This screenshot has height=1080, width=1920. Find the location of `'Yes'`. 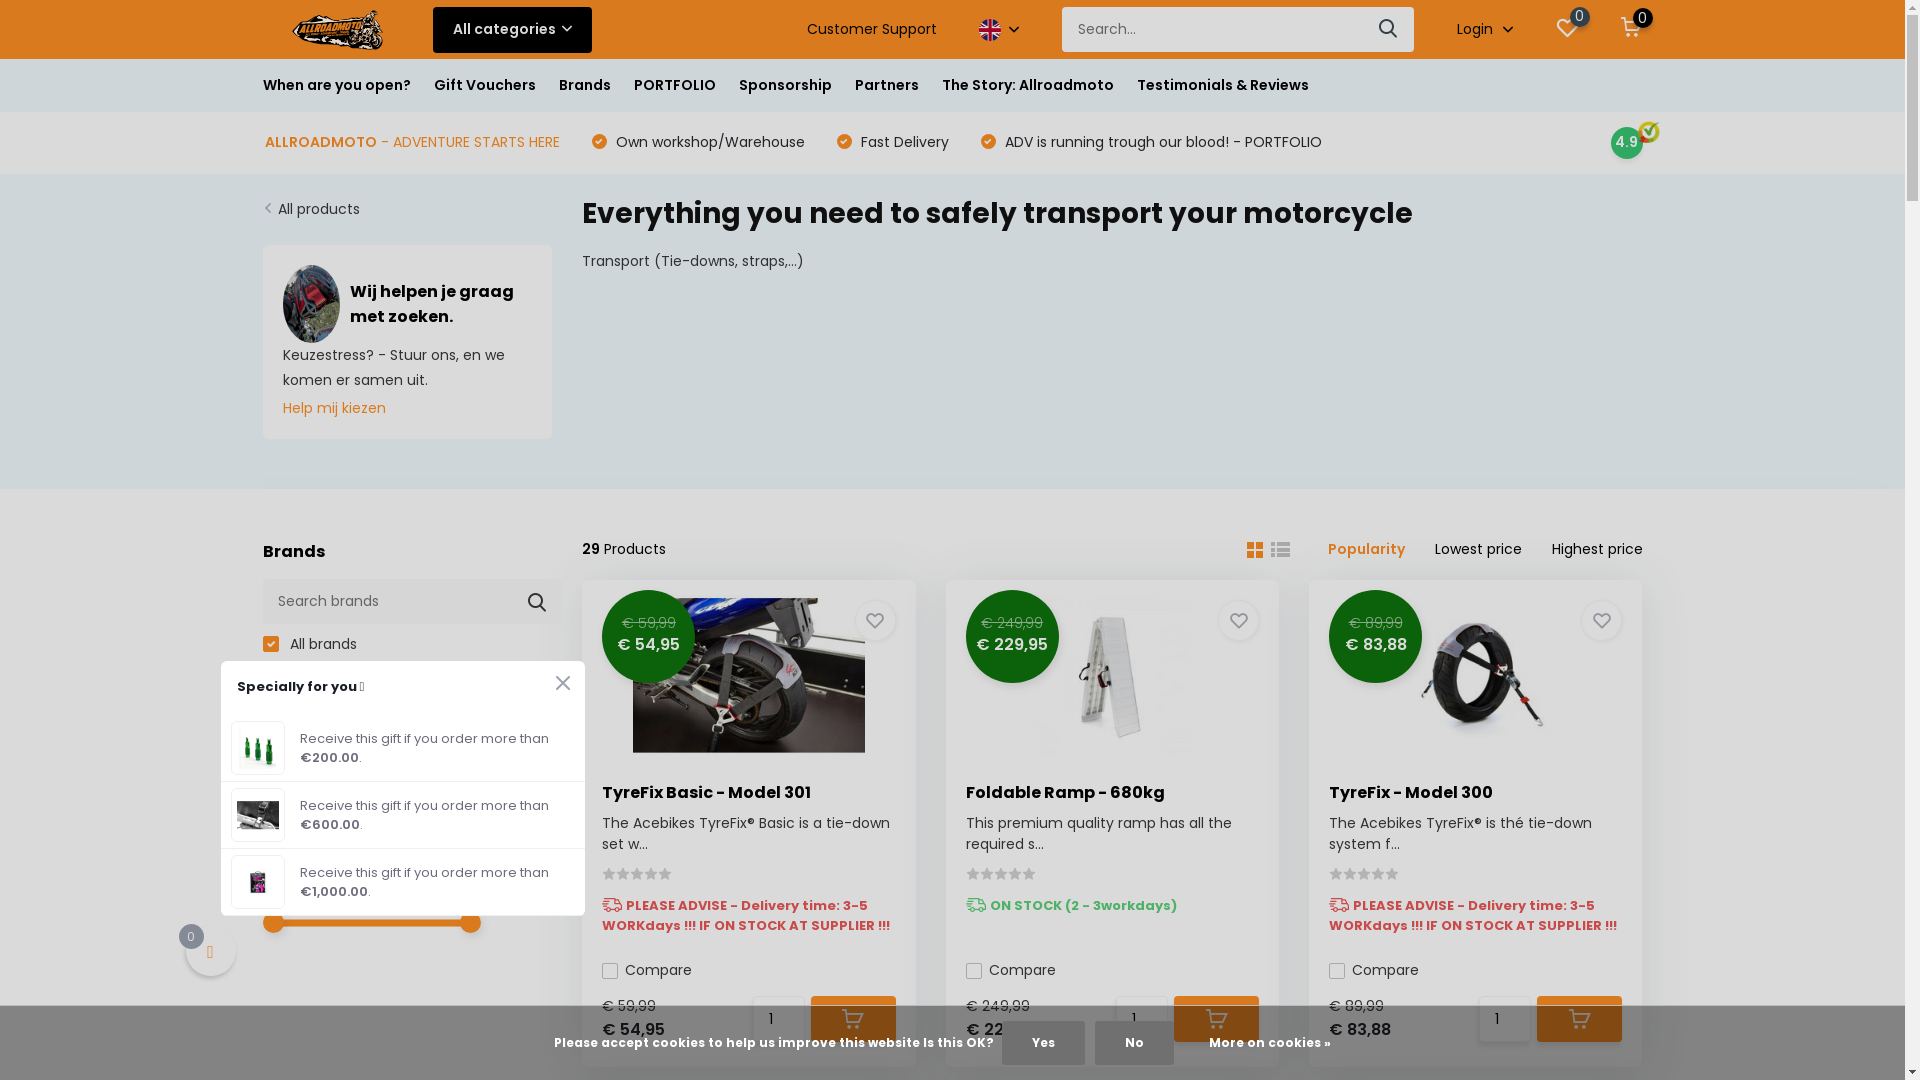

'Yes' is located at coordinates (1042, 1041).